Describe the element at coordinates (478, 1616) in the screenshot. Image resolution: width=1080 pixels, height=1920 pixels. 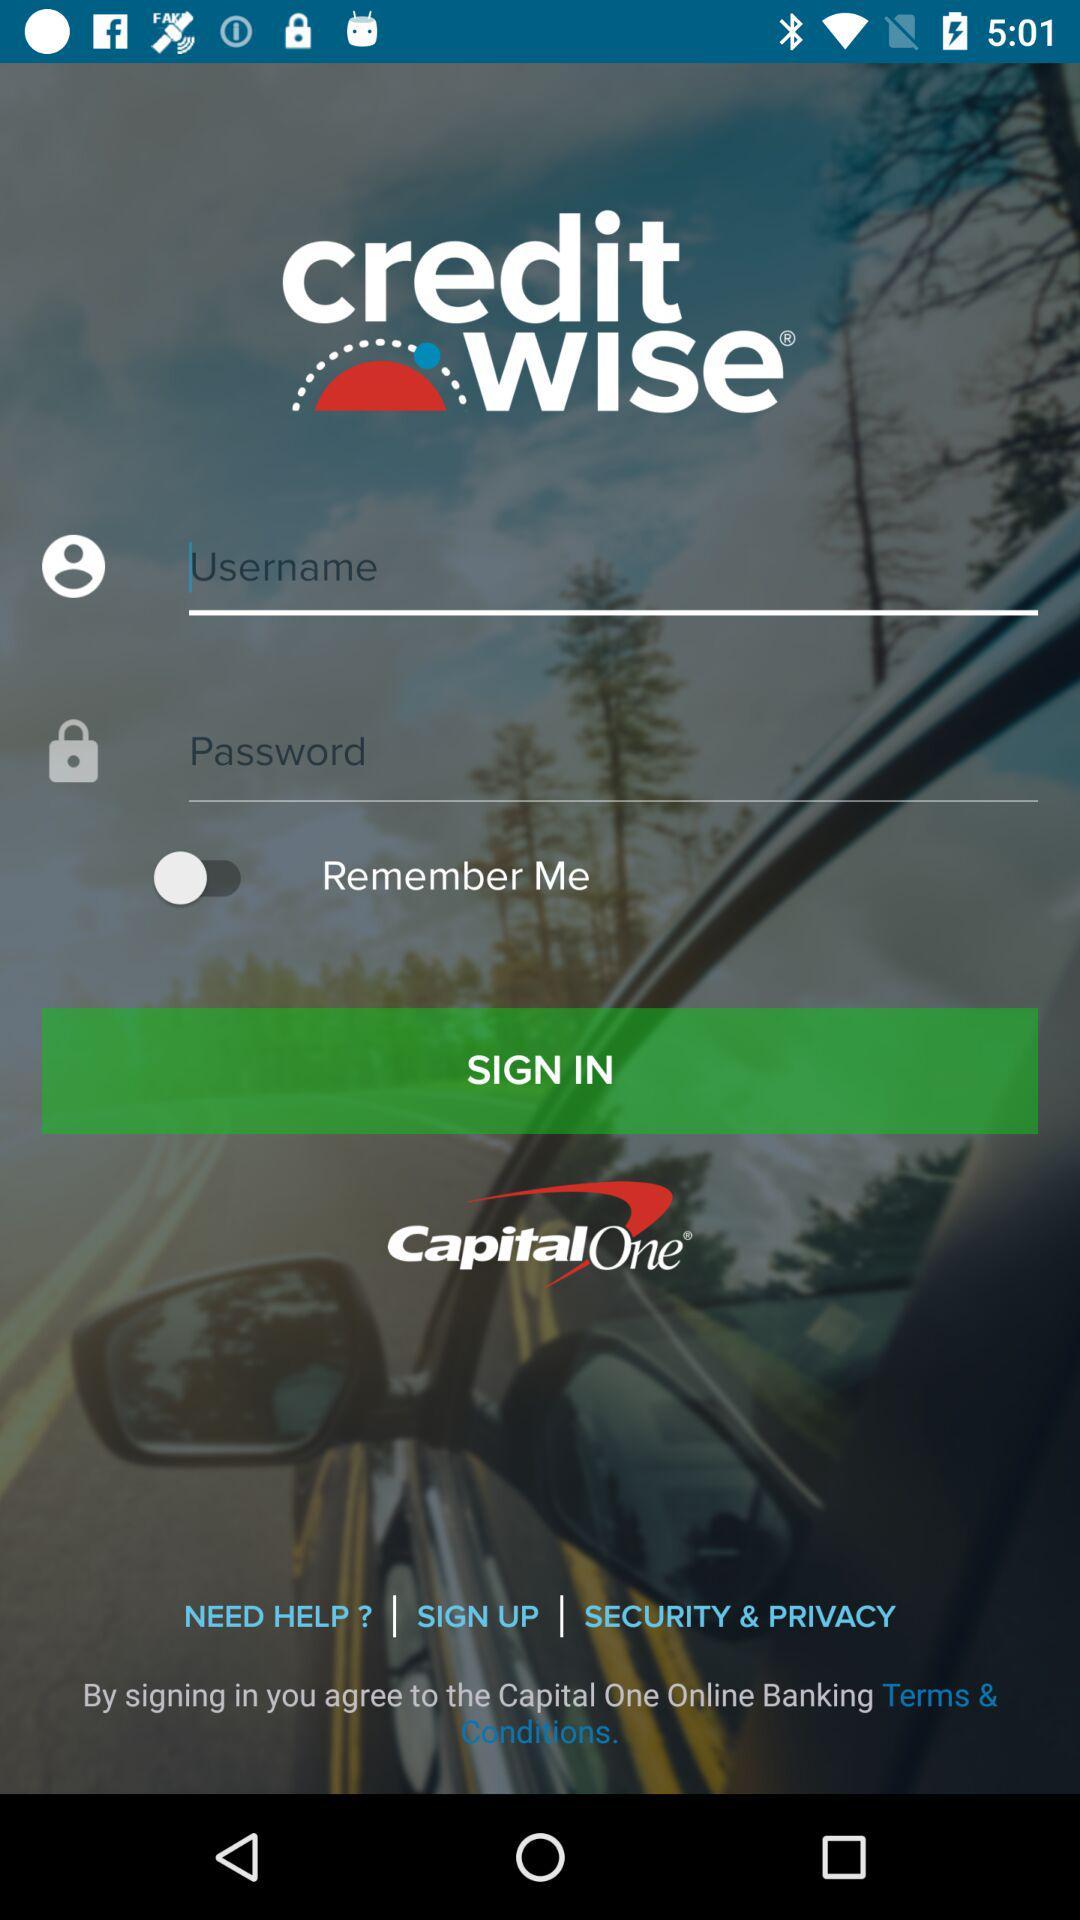
I see `the item above by signing in icon` at that location.